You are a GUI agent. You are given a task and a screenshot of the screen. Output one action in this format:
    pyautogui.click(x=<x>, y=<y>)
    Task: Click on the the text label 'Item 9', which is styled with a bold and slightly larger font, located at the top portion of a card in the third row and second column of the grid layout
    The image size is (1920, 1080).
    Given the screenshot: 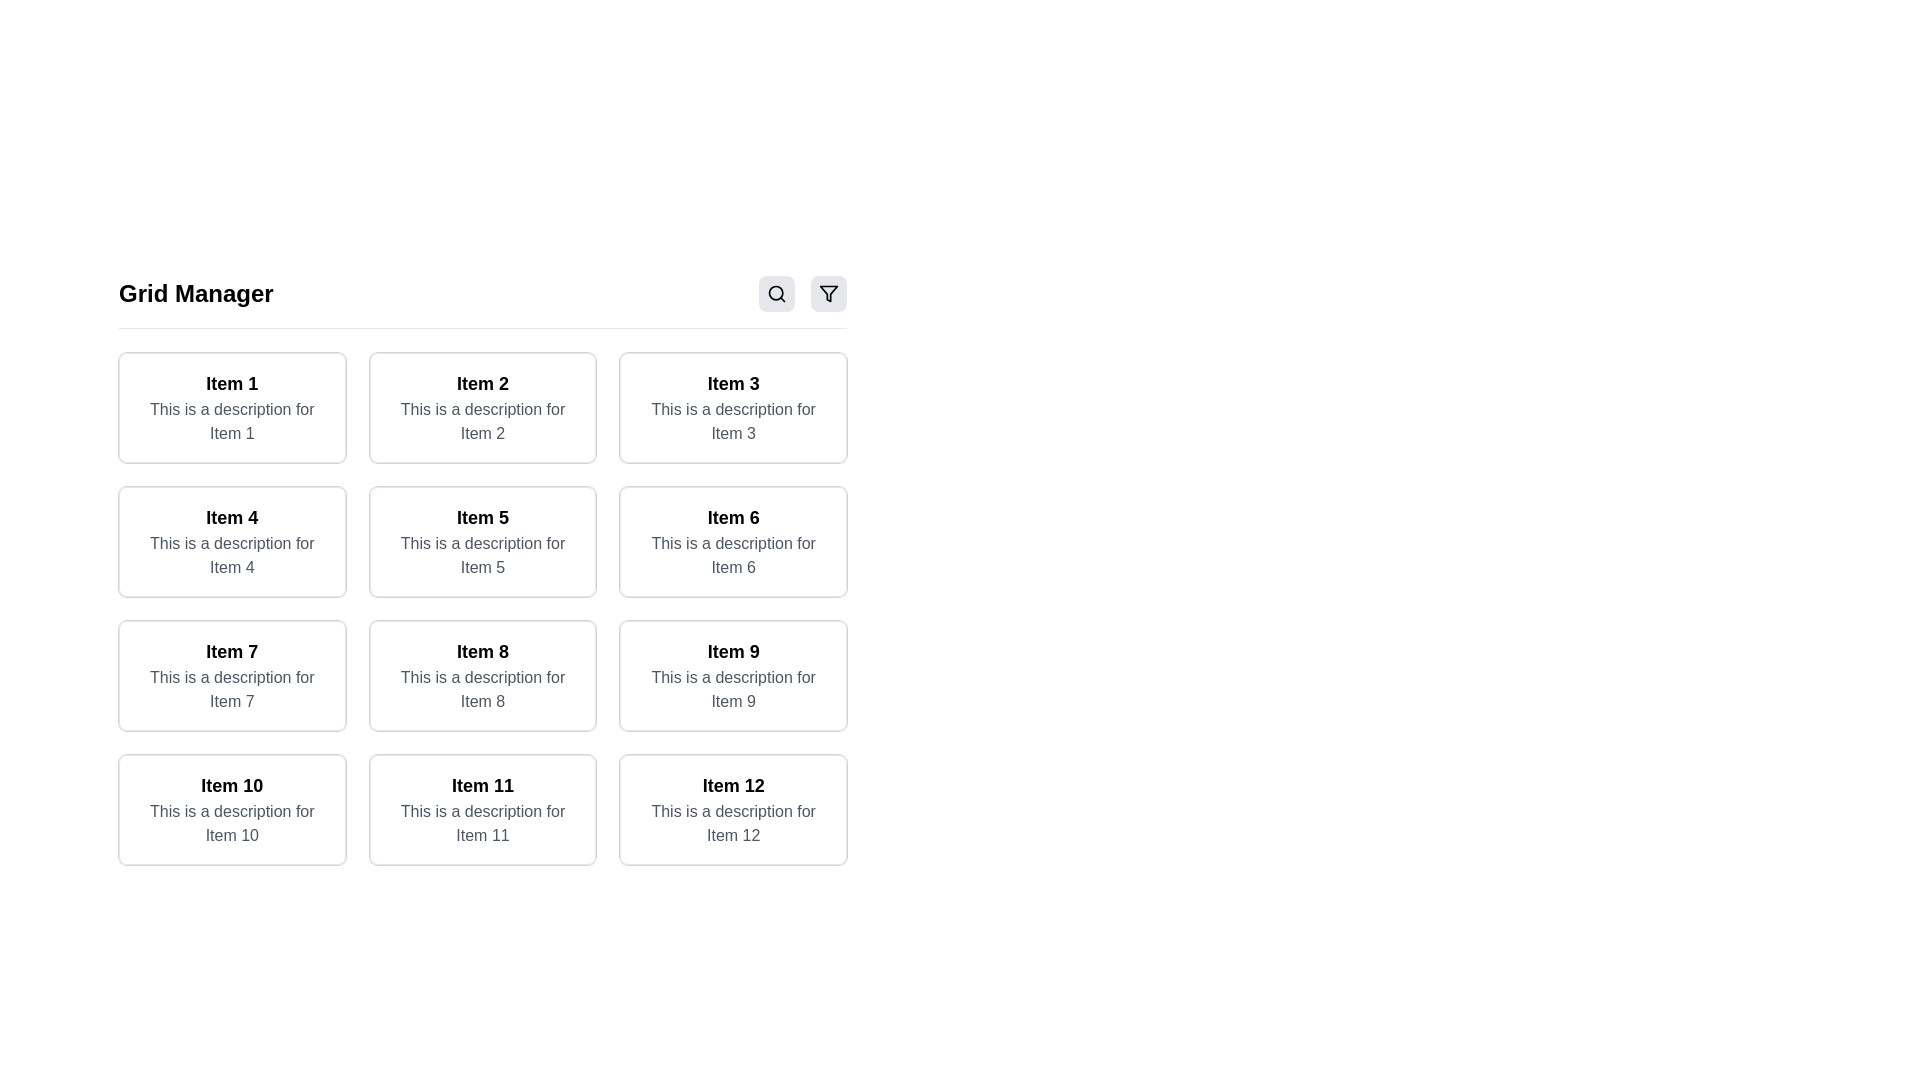 What is the action you would take?
    pyautogui.click(x=732, y=651)
    